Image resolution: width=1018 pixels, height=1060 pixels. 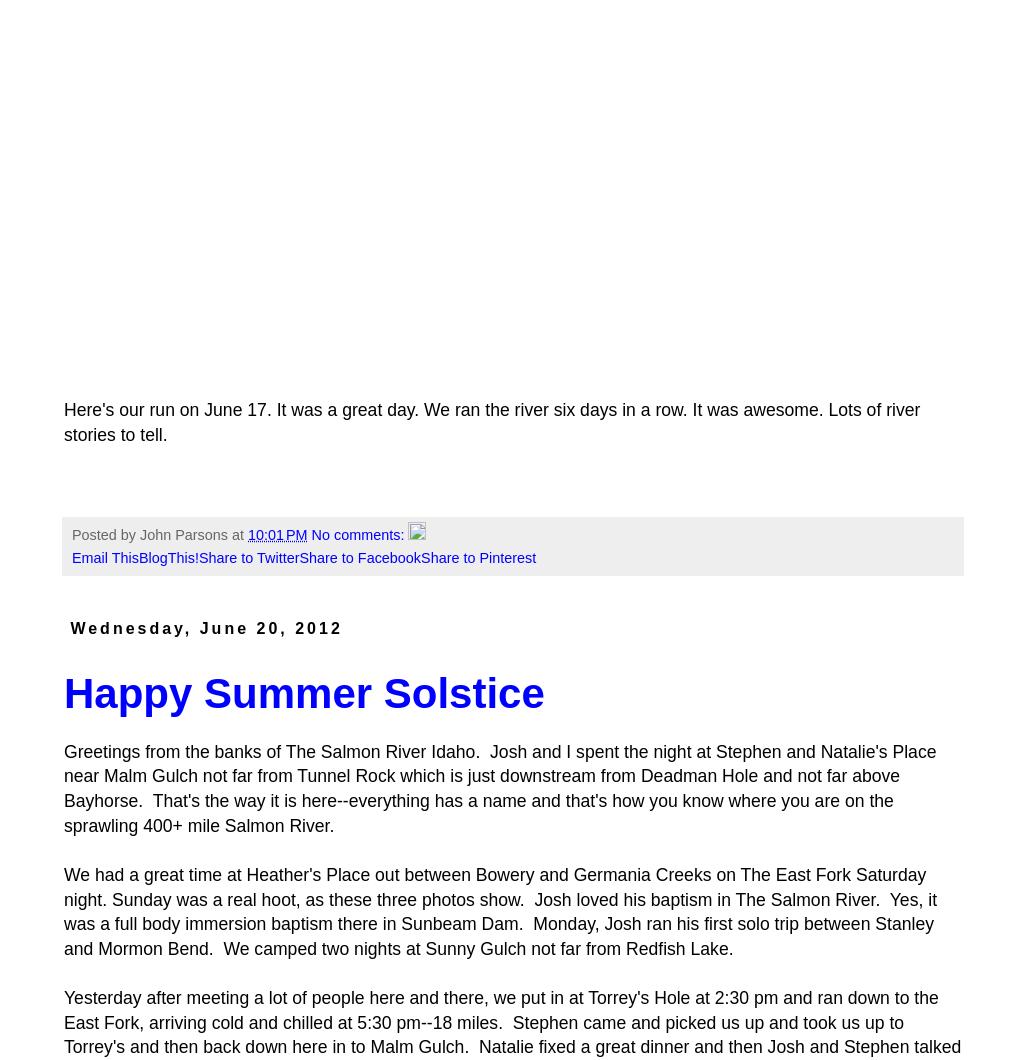 What do you see at coordinates (359, 557) in the screenshot?
I see `'Share to Facebook'` at bounding box center [359, 557].